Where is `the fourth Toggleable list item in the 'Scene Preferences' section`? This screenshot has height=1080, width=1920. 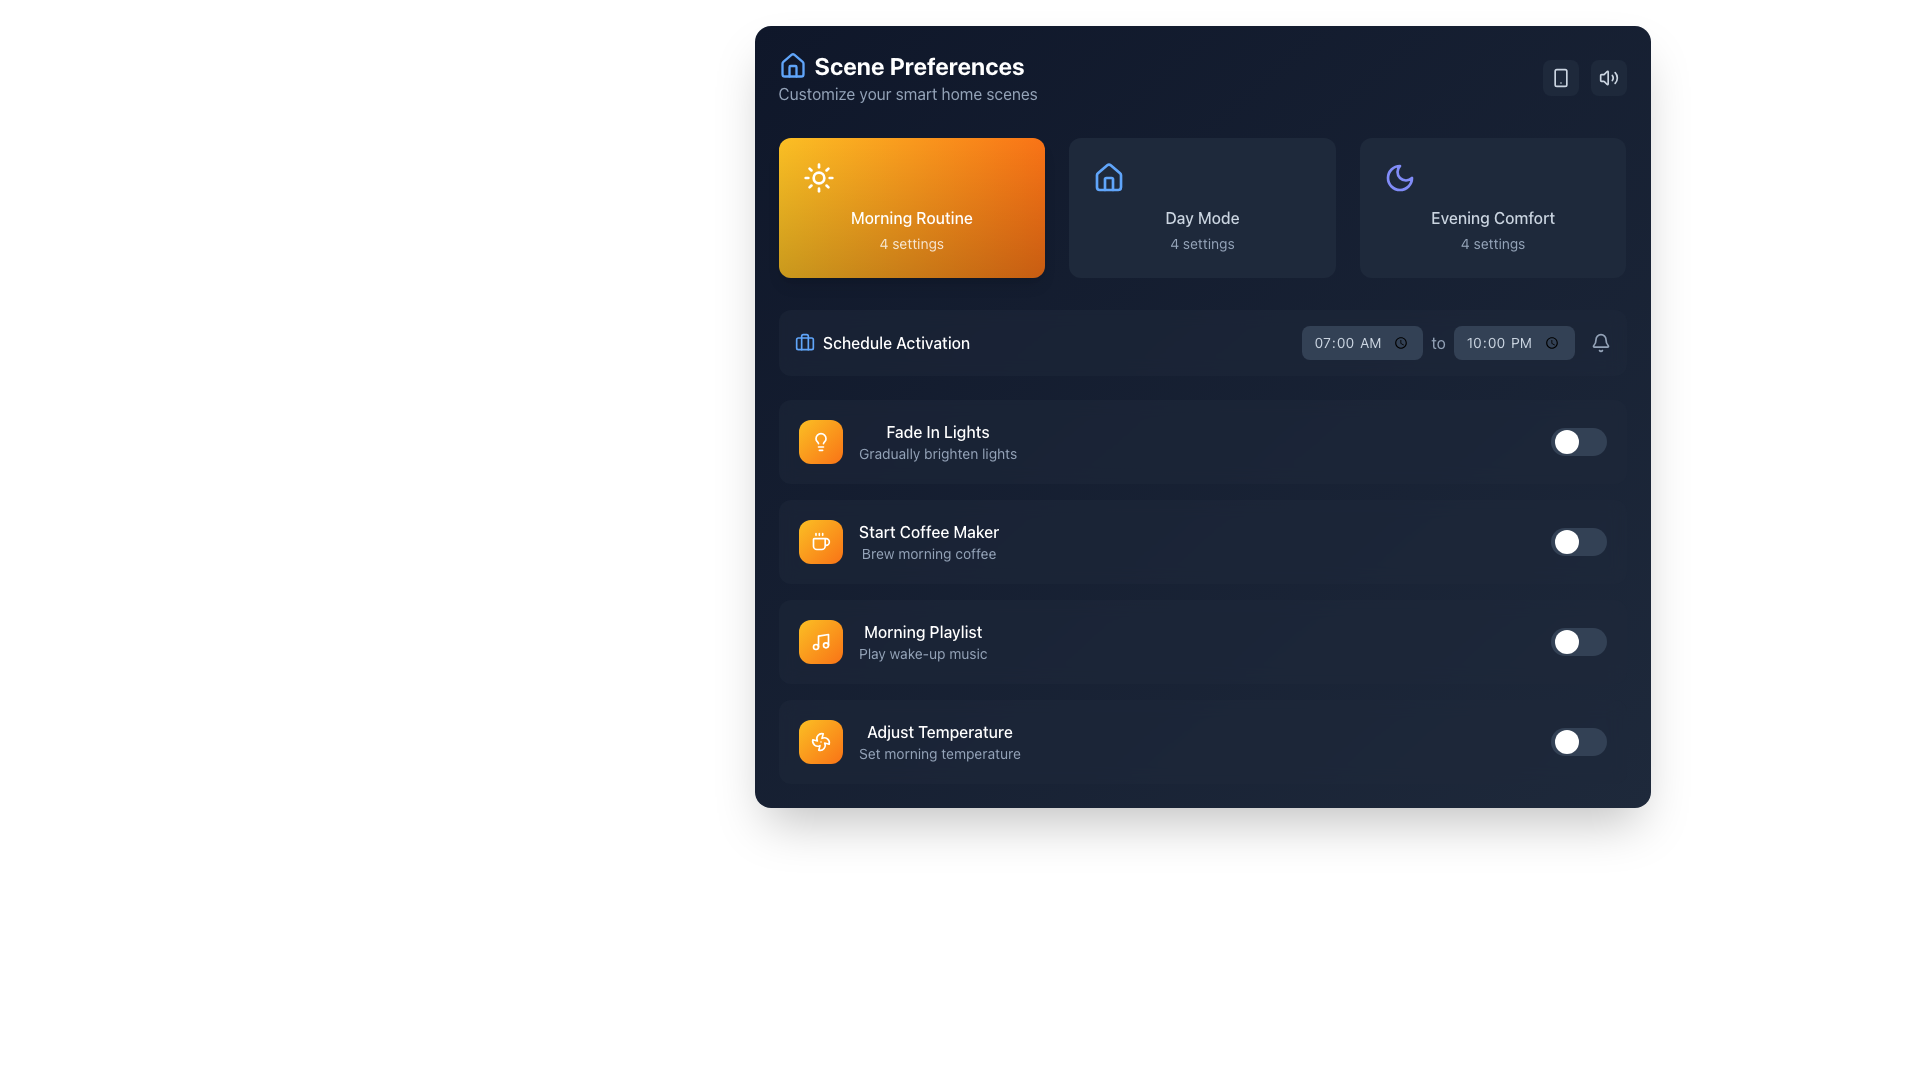
the fourth Toggleable list item in the 'Scene Preferences' section is located at coordinates (1201, 741).